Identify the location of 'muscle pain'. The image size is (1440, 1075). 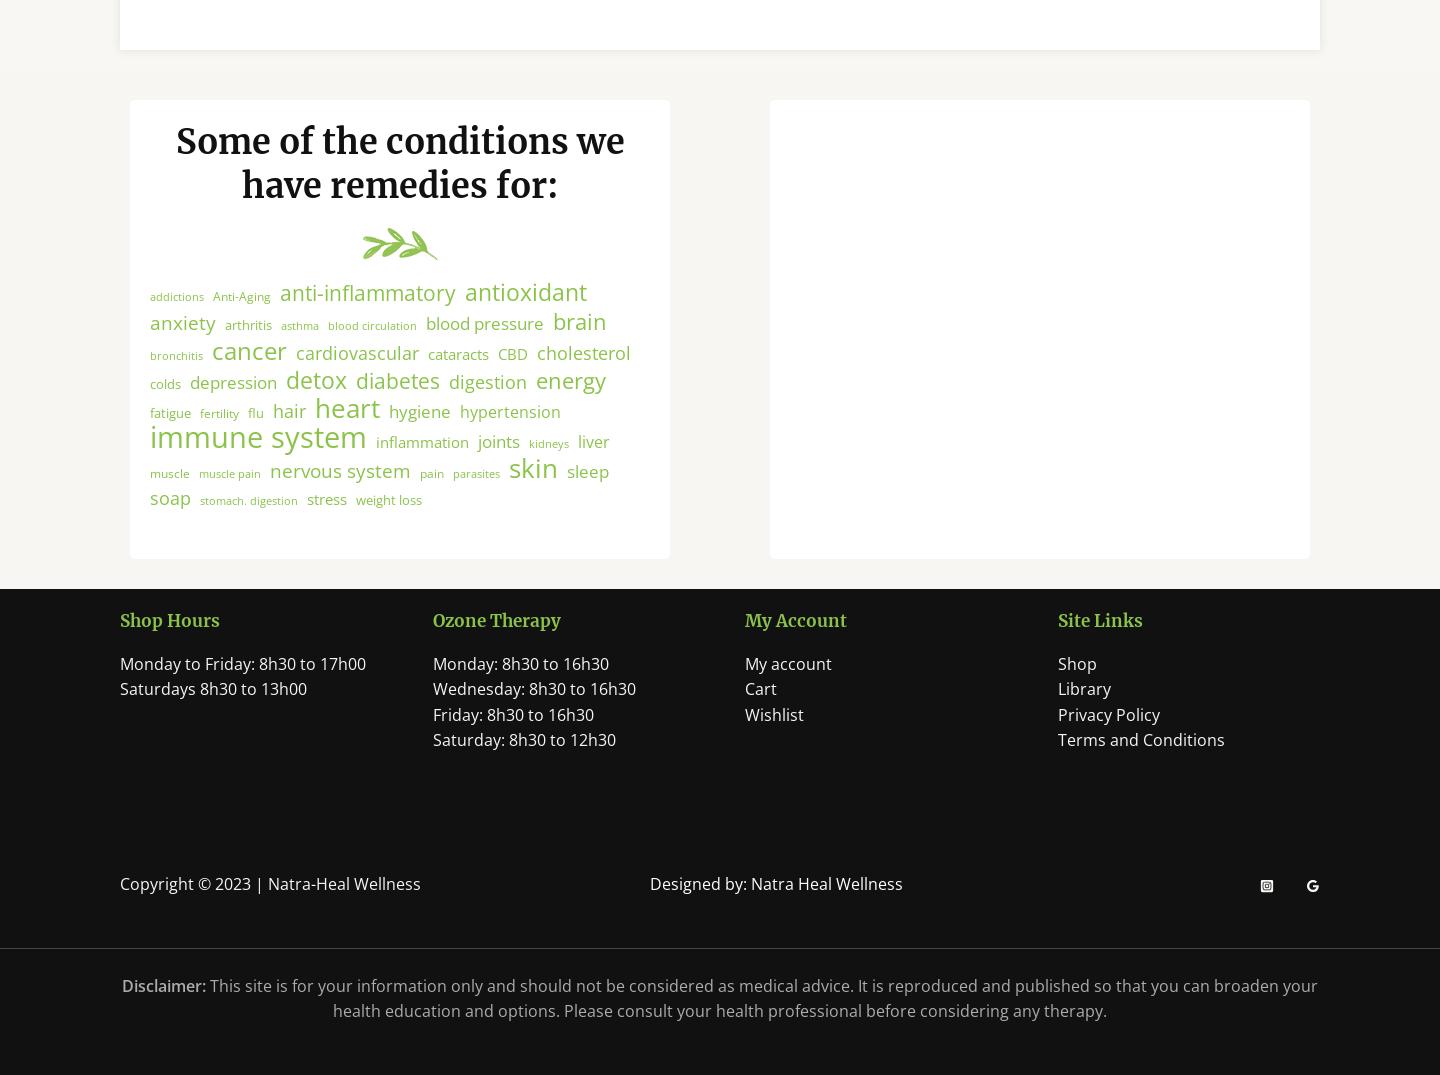
(229, 497).